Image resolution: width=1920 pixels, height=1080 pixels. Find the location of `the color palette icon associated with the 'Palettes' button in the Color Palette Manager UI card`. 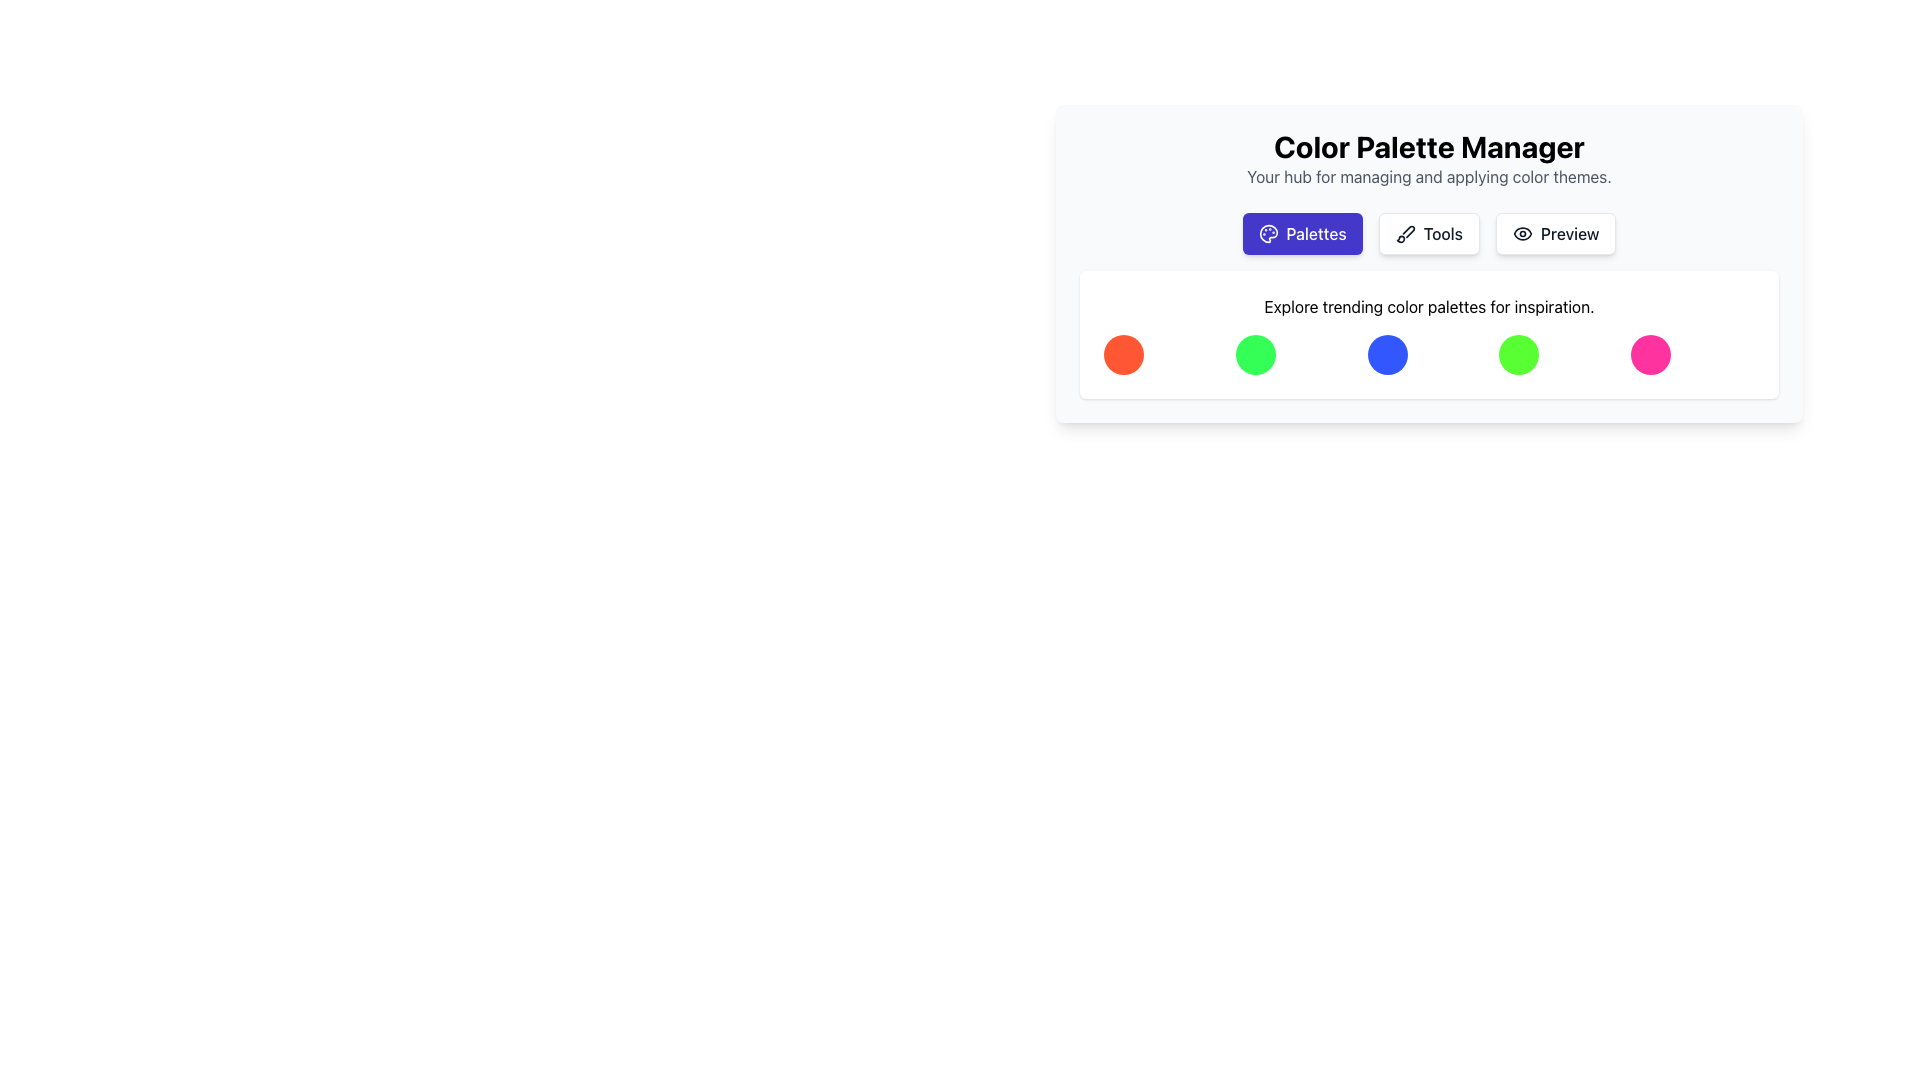

the color palette icon associated with the 'Palettes' button in the Color Palette Manager UI card is located at coordinates (1267, 233).